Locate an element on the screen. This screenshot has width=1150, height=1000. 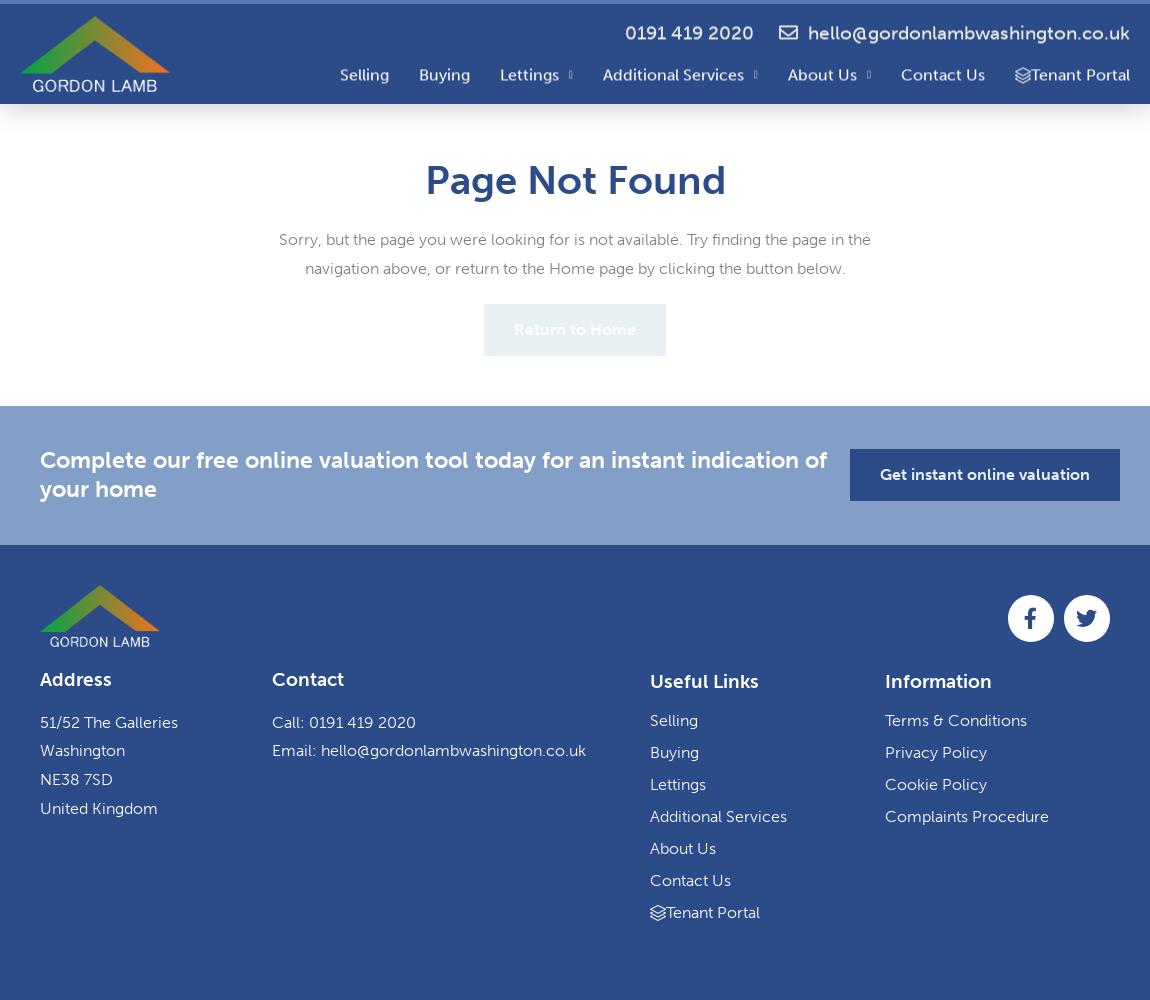
'Email: hello@gordonlambwashington.co.uk' is located at coordinates (428, 750).